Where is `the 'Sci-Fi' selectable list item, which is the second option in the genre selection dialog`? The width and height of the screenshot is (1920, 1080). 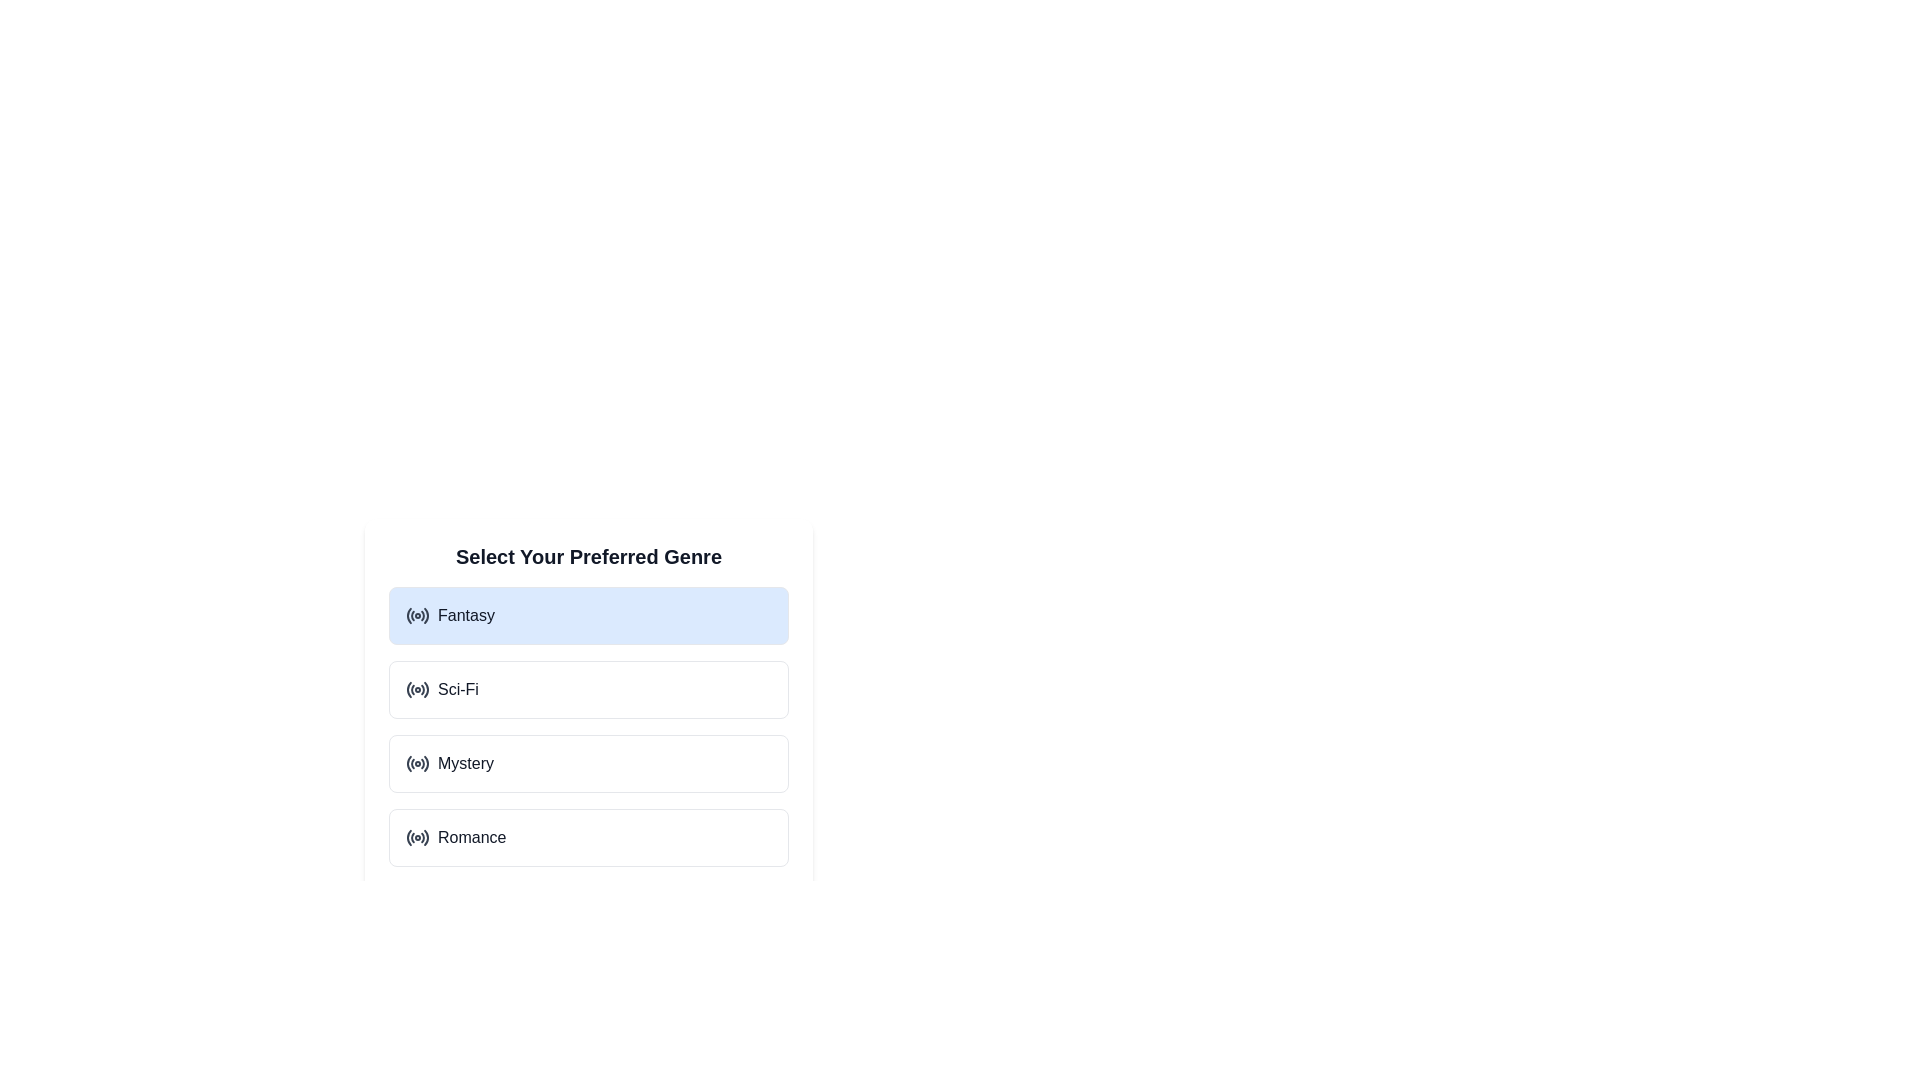
the 'Sci-Fi' selectable list item, which is the second option in the genre selection dialog is located at coordinates (588, 686).